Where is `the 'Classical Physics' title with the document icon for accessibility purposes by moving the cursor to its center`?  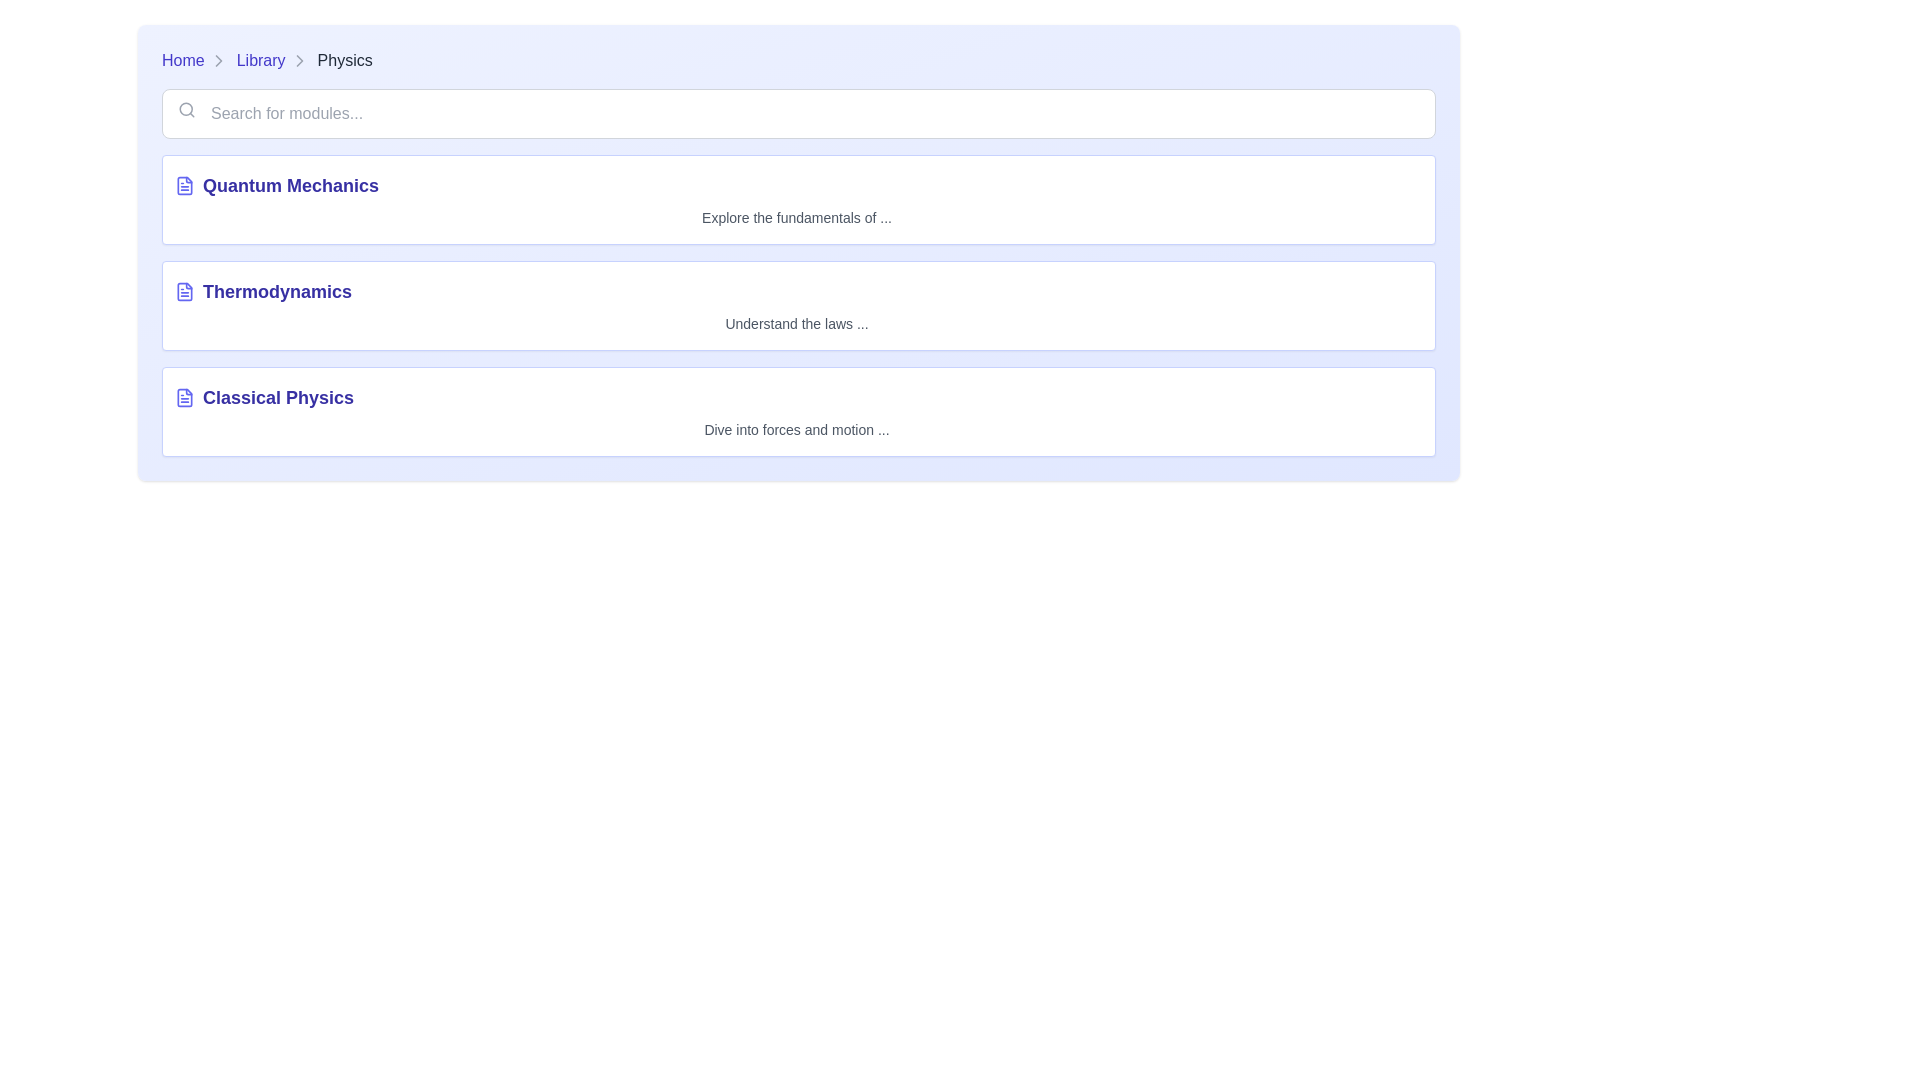 the 'Classical Physics' title with the document icon for accessibility purposes by moving the cursor to its center is located at coordinates (795, 397).